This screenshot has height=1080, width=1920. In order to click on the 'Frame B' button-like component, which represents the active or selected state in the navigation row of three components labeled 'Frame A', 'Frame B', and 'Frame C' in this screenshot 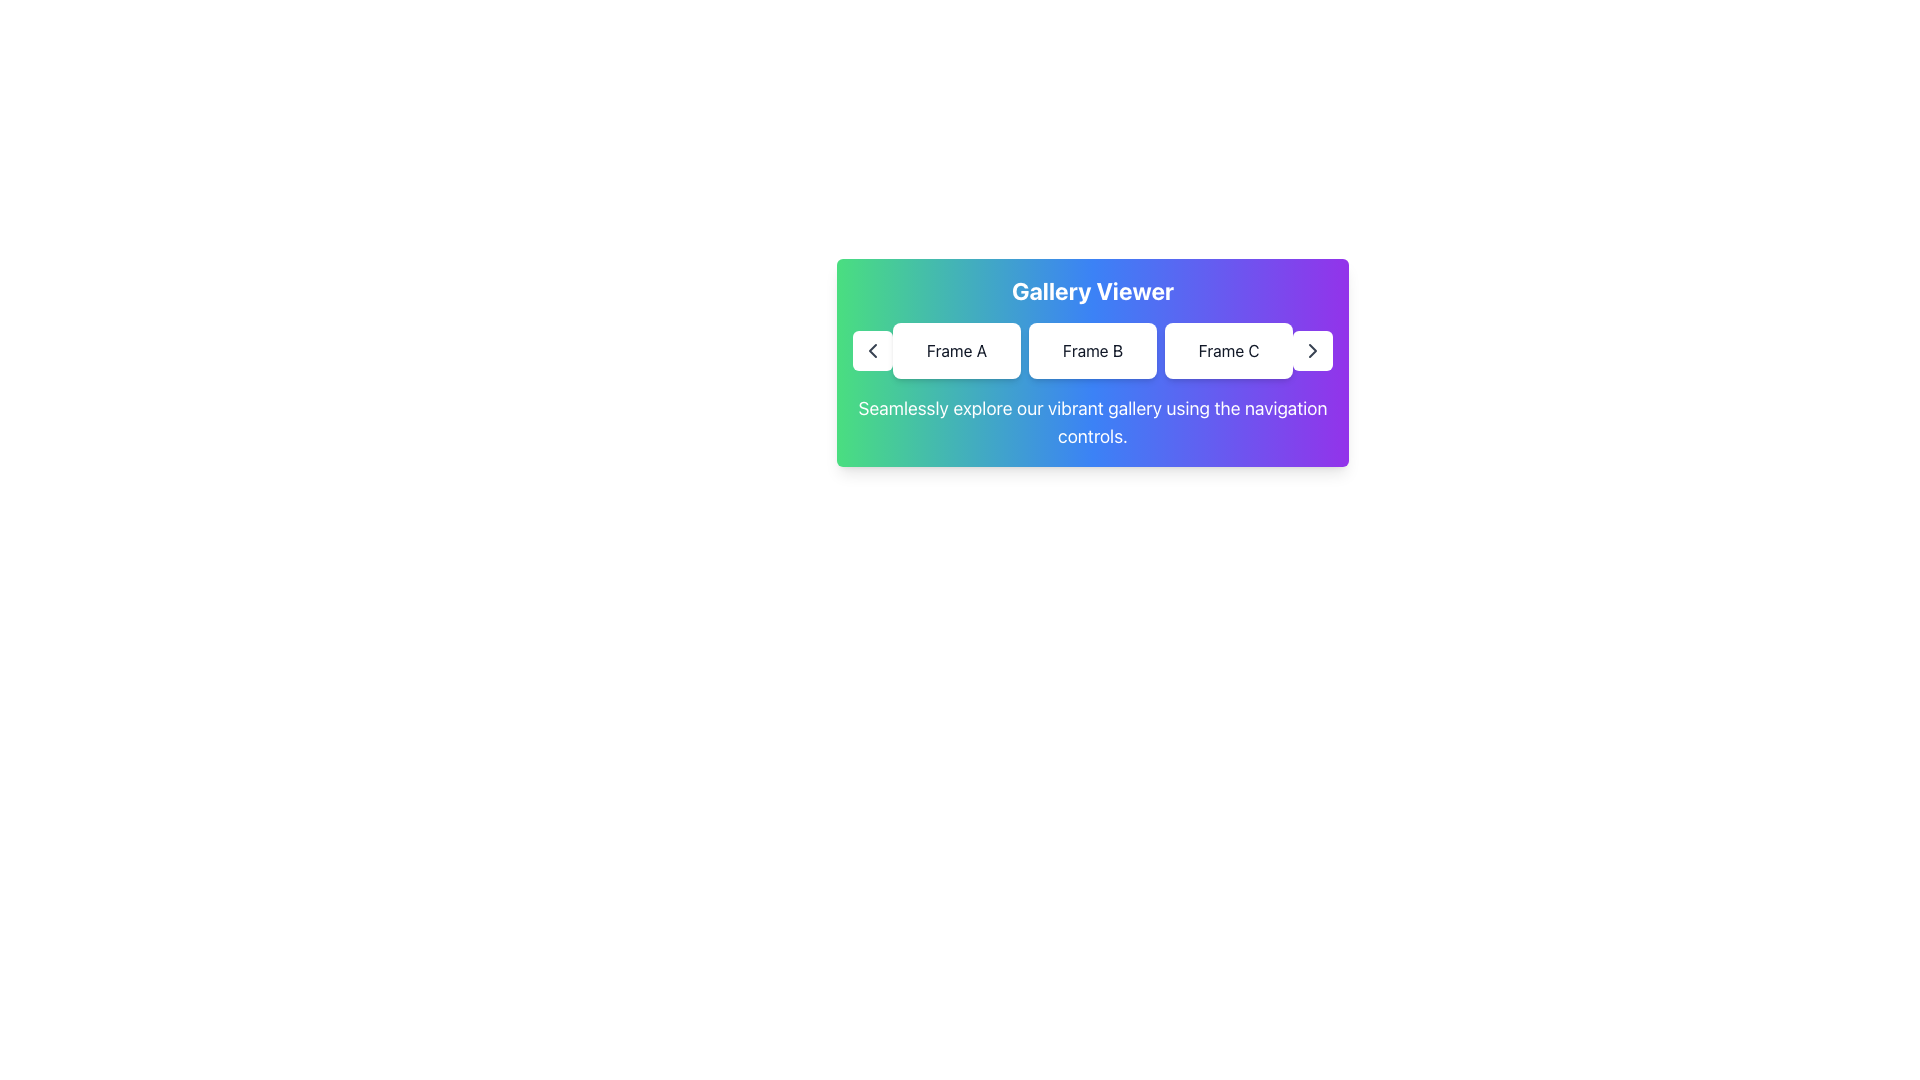, I will do `click(1092, 350)`.